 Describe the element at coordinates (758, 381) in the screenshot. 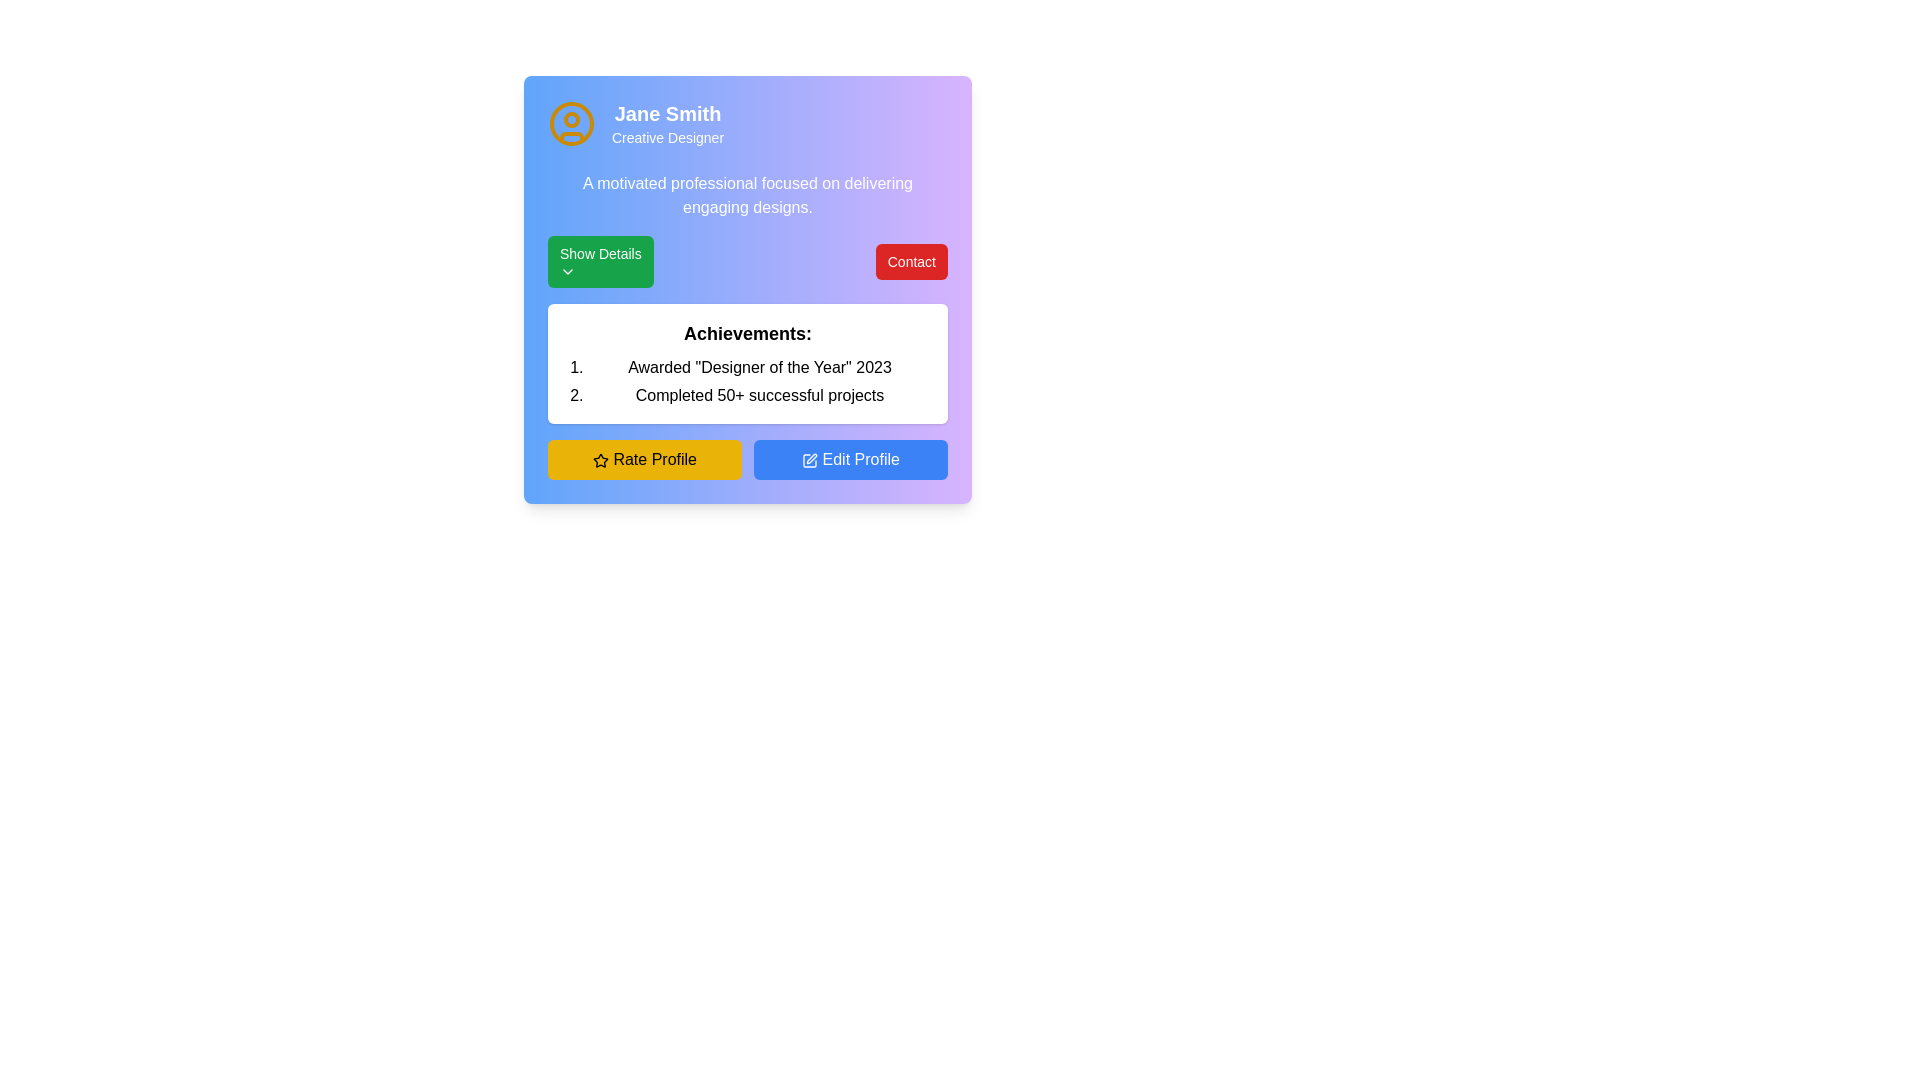

I see `the achievements text list located beneath the 'Achievements:' header to copy its text content` at that location.